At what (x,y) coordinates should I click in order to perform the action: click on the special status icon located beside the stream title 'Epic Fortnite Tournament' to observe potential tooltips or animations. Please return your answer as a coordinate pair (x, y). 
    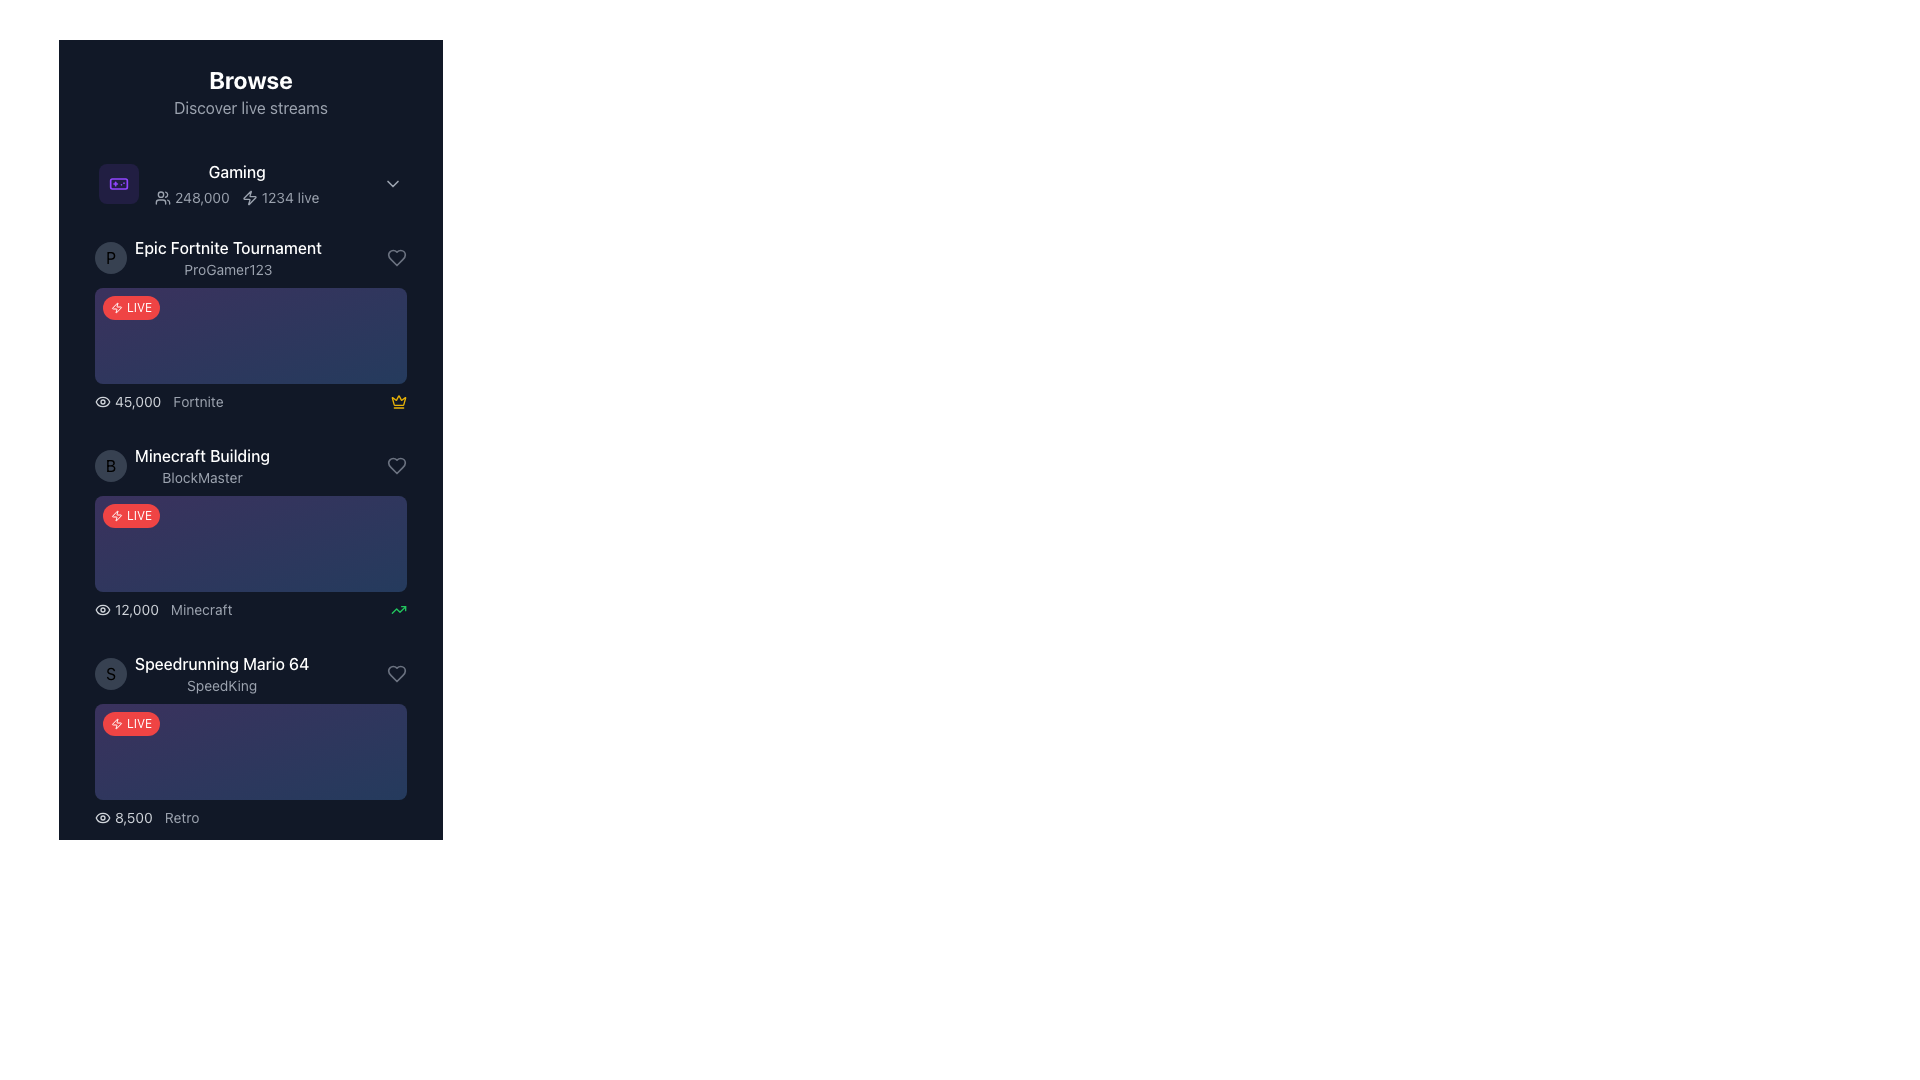
    Looking at the image, I should click on (398, 400).